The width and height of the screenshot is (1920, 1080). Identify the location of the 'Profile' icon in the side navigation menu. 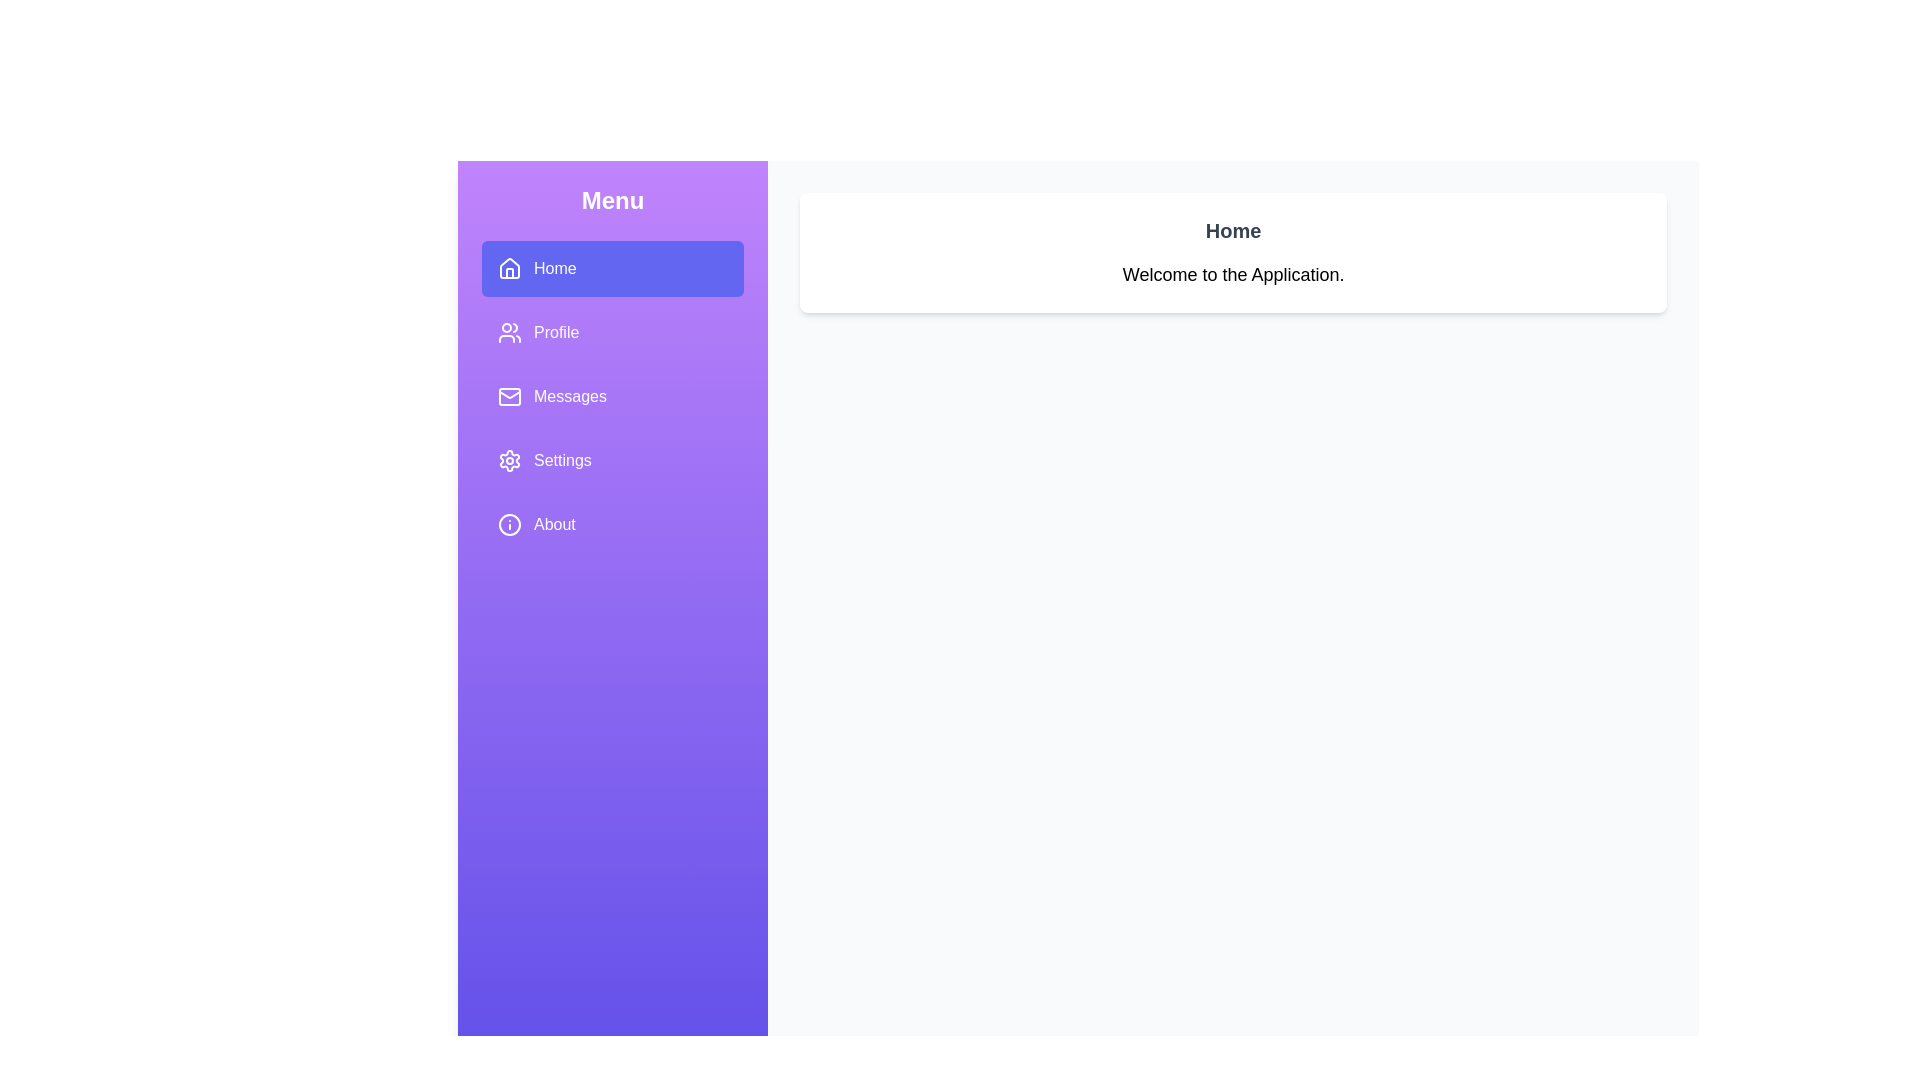
(509, 331).